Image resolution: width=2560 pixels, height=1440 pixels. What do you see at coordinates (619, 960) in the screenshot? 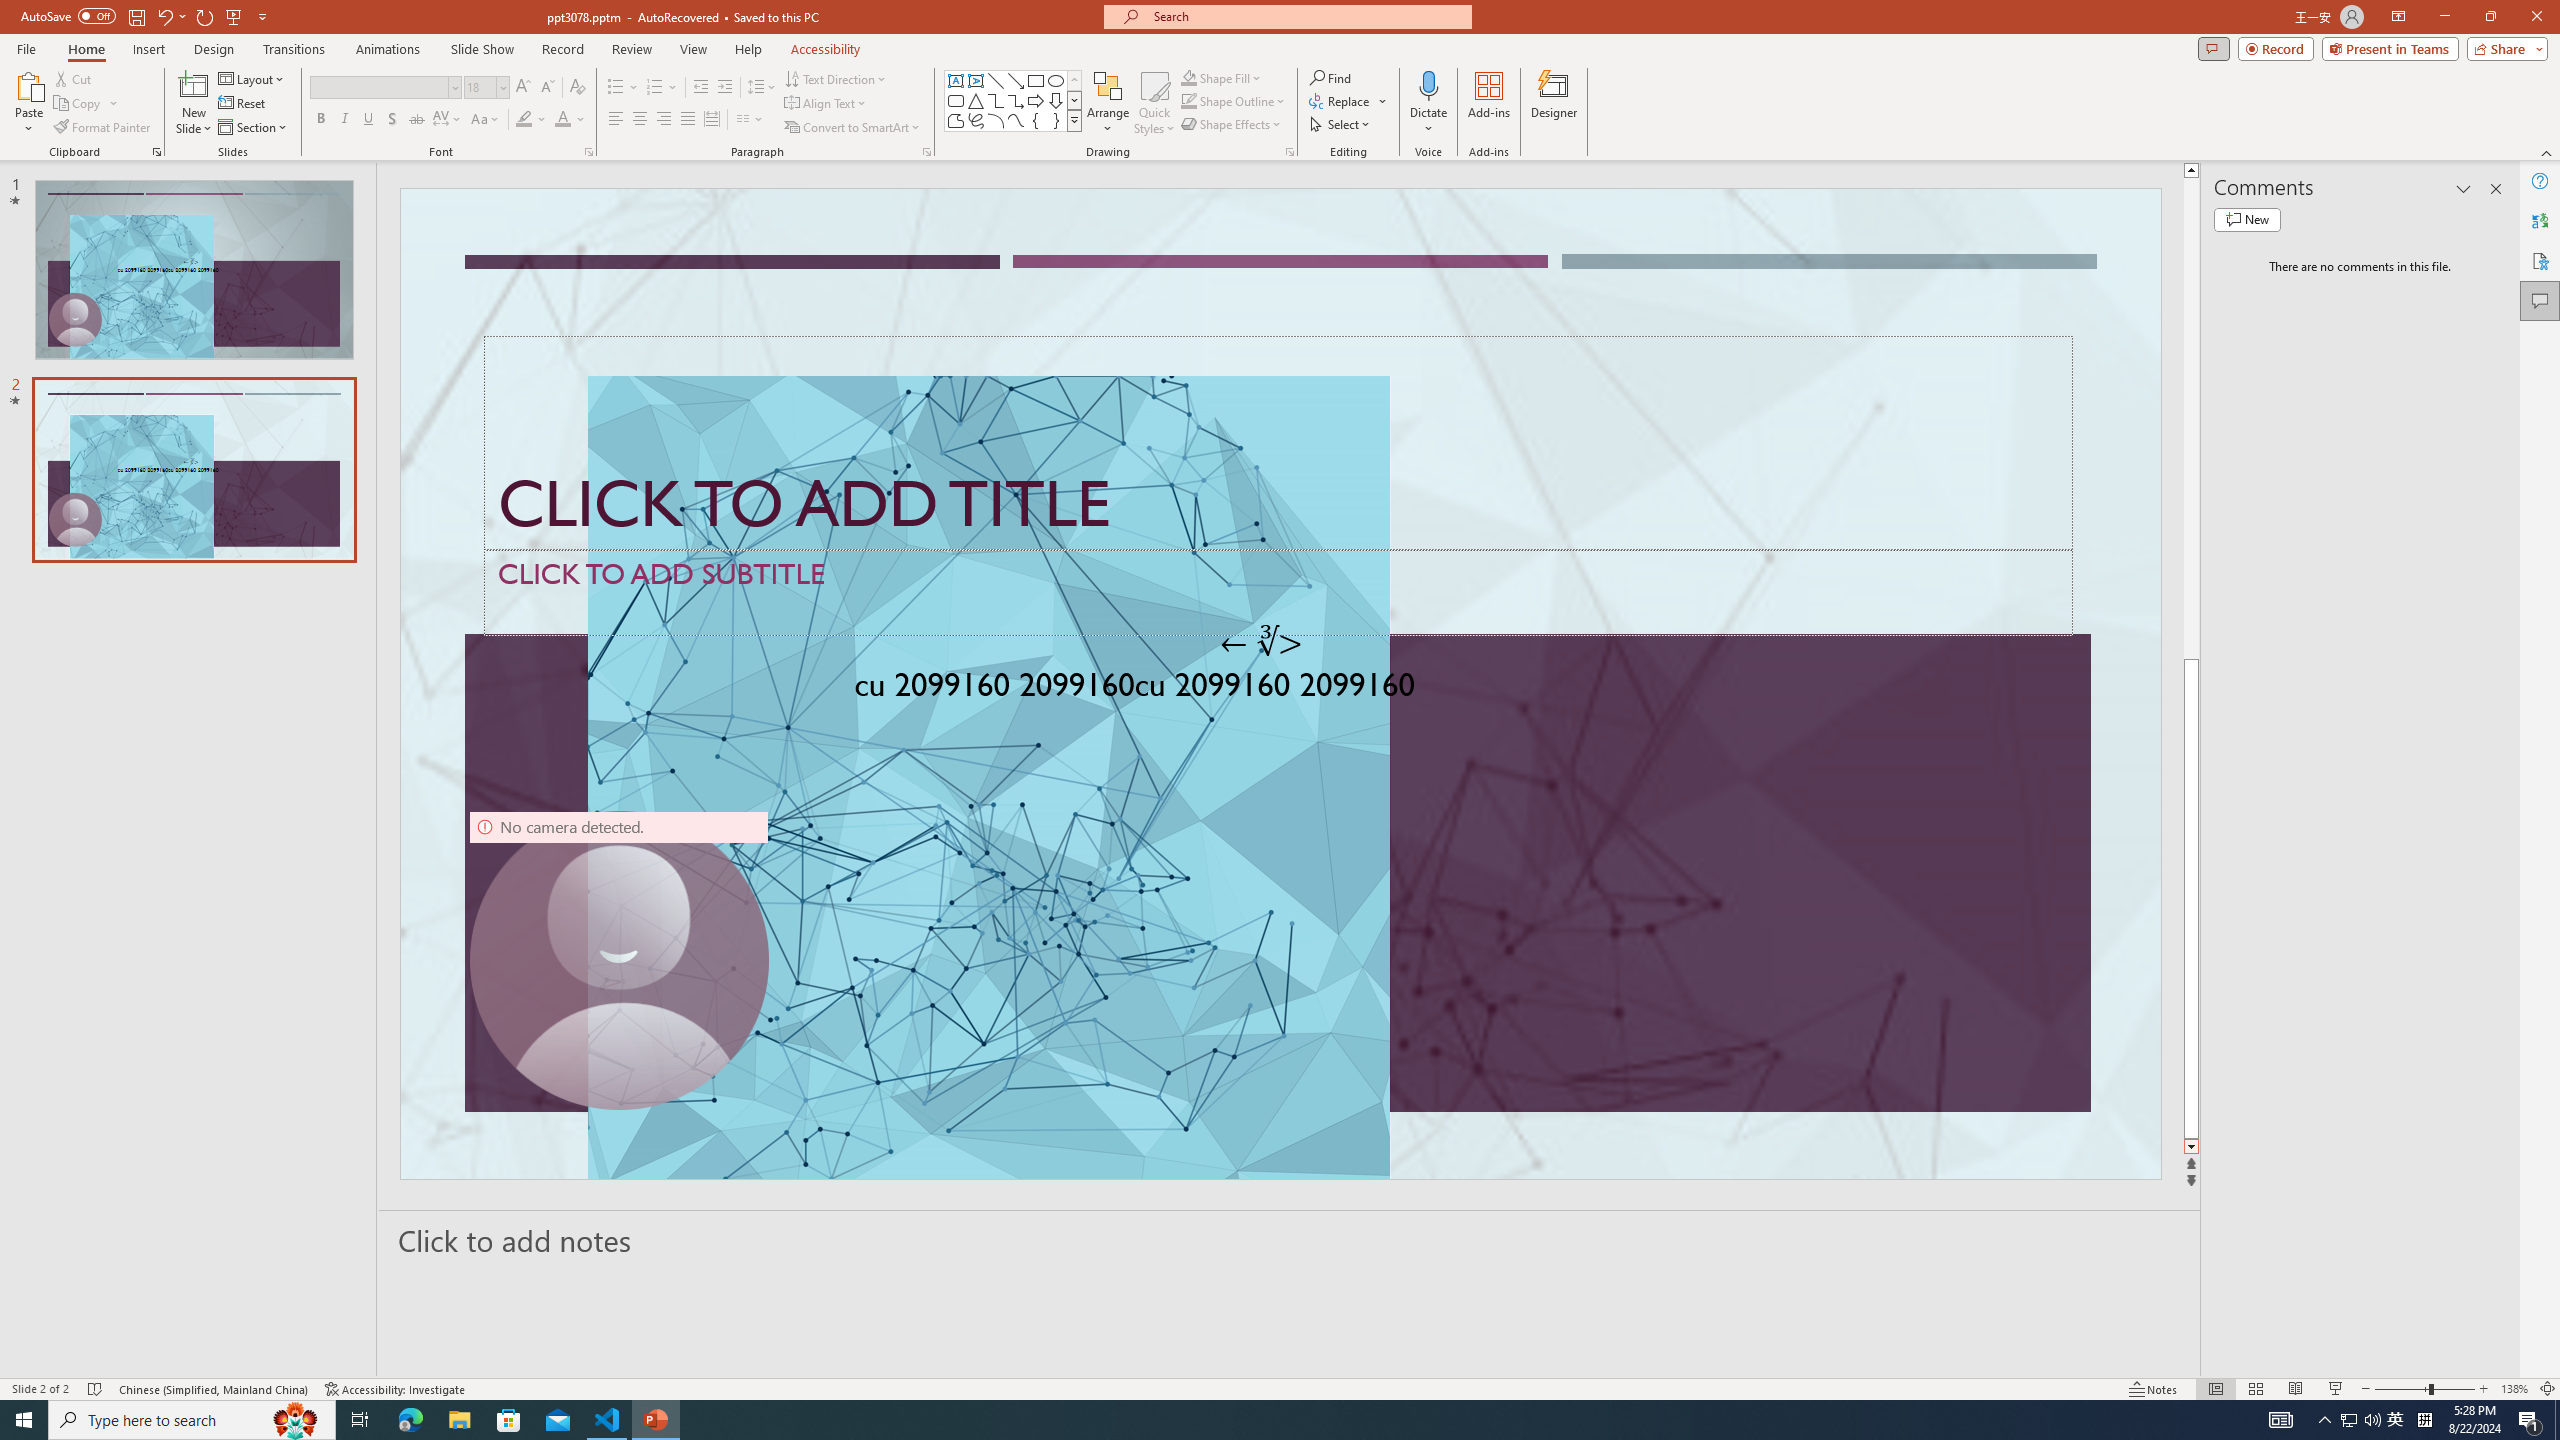
I see `'Camera 9, No camera detected.'` at bounding box center [619, 960].